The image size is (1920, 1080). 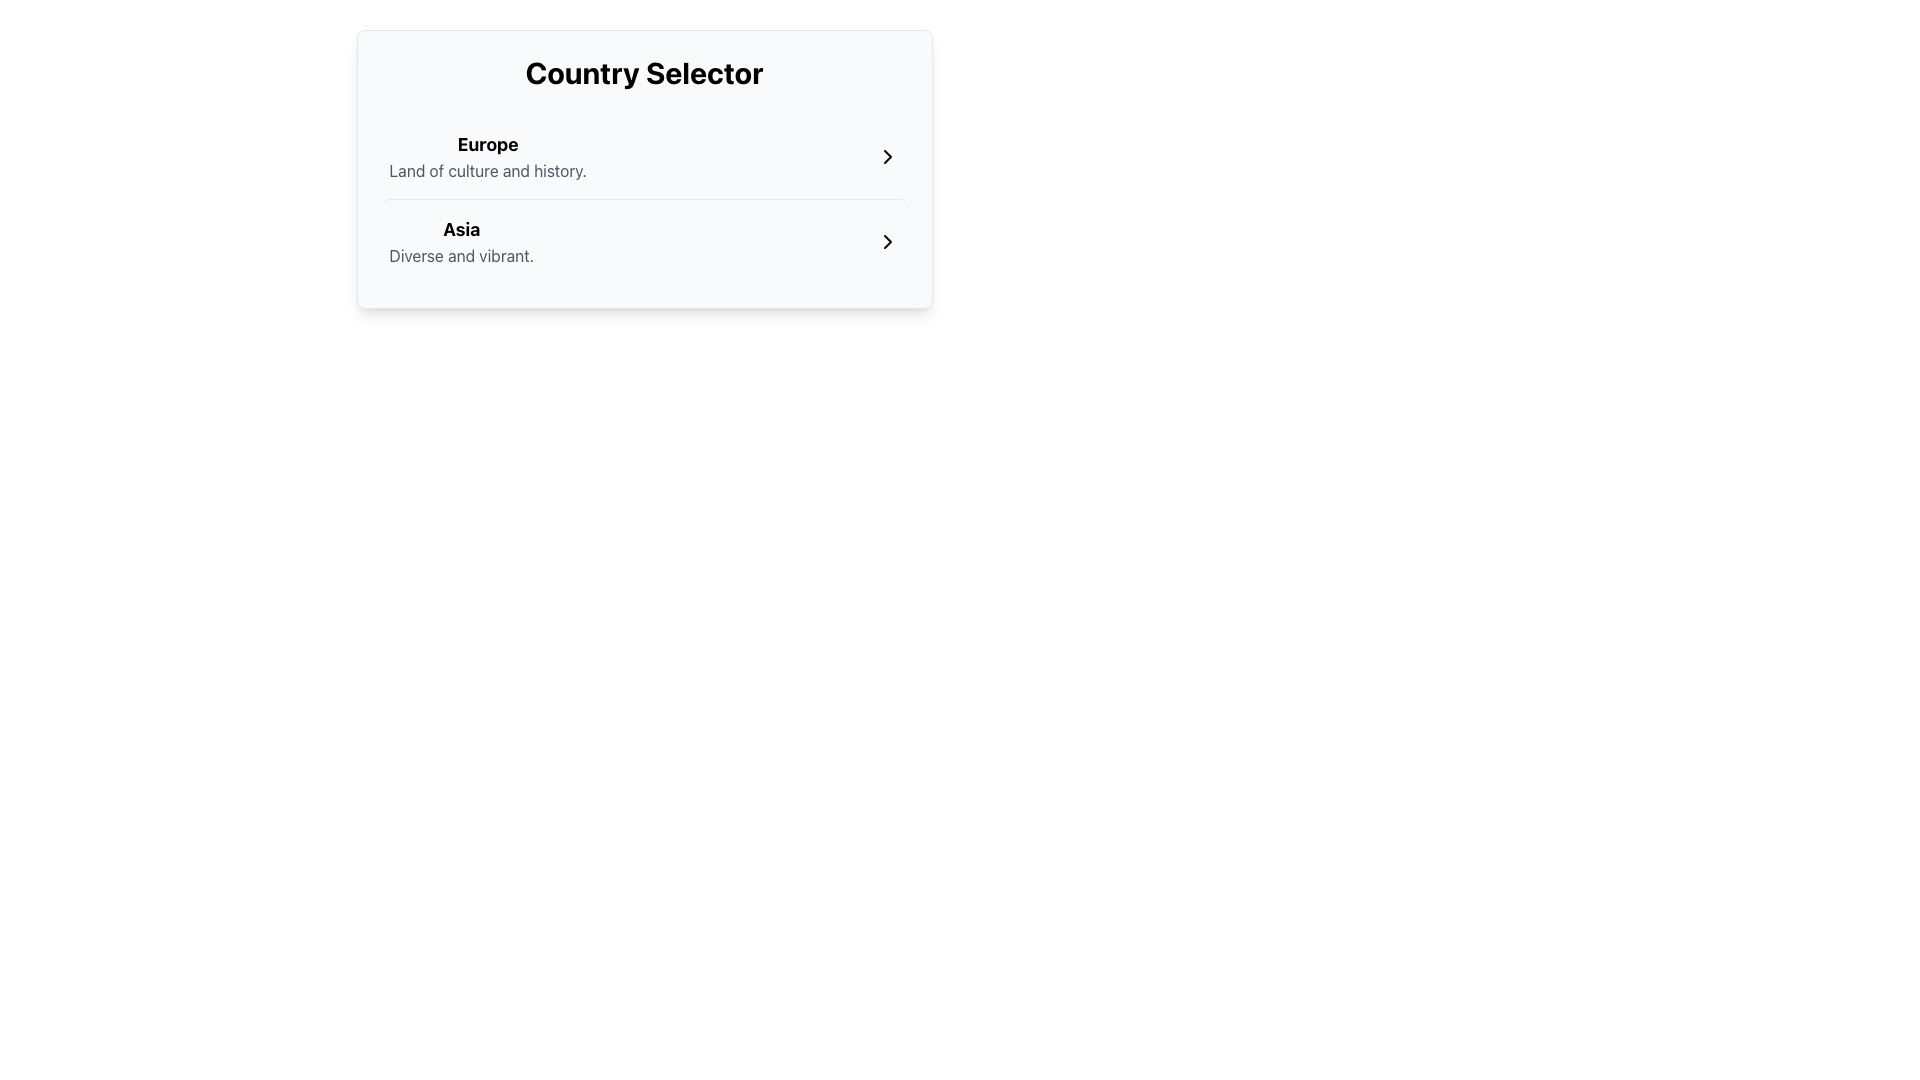 What do you see at coordinates (460, 241) in the screenshot?
I see `the second selectable list item labeled 'Asia' which has a bold top line and a smaller gray bottom line` at bounding box center [460, 241].